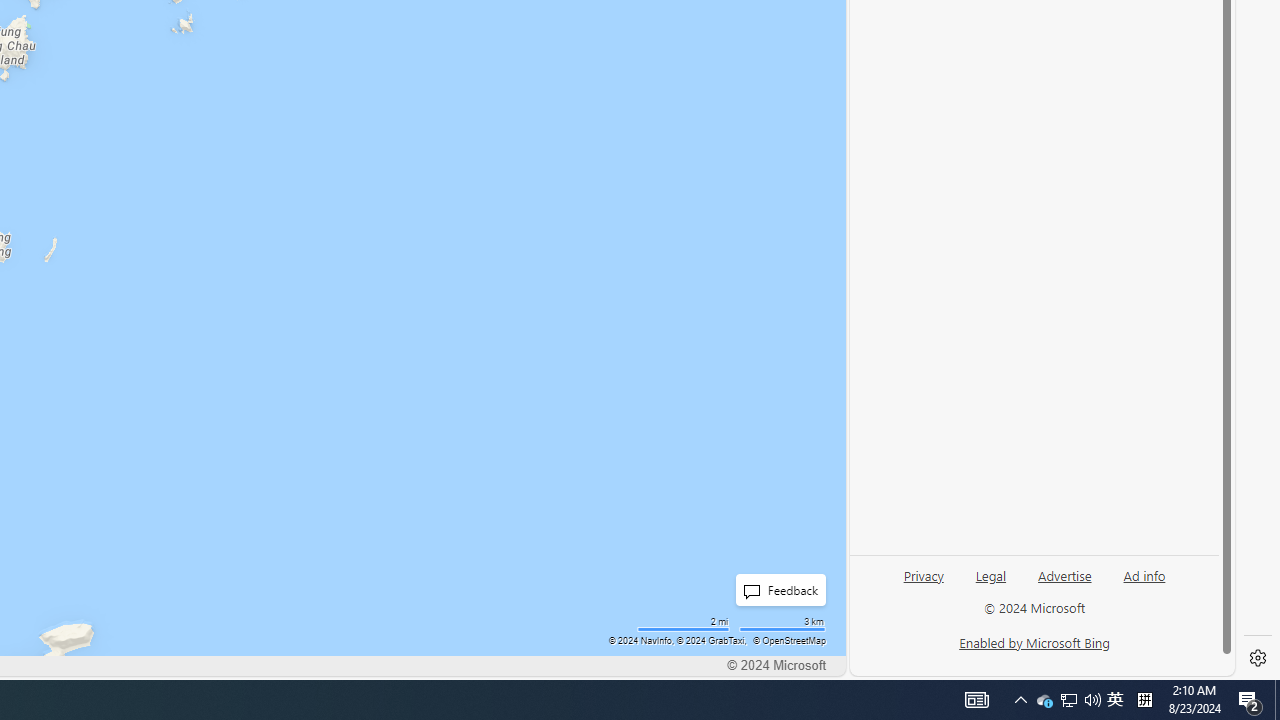 This screenshot has width=1280, height=720. I want to click on 'Ad info', so click(1144, 574).